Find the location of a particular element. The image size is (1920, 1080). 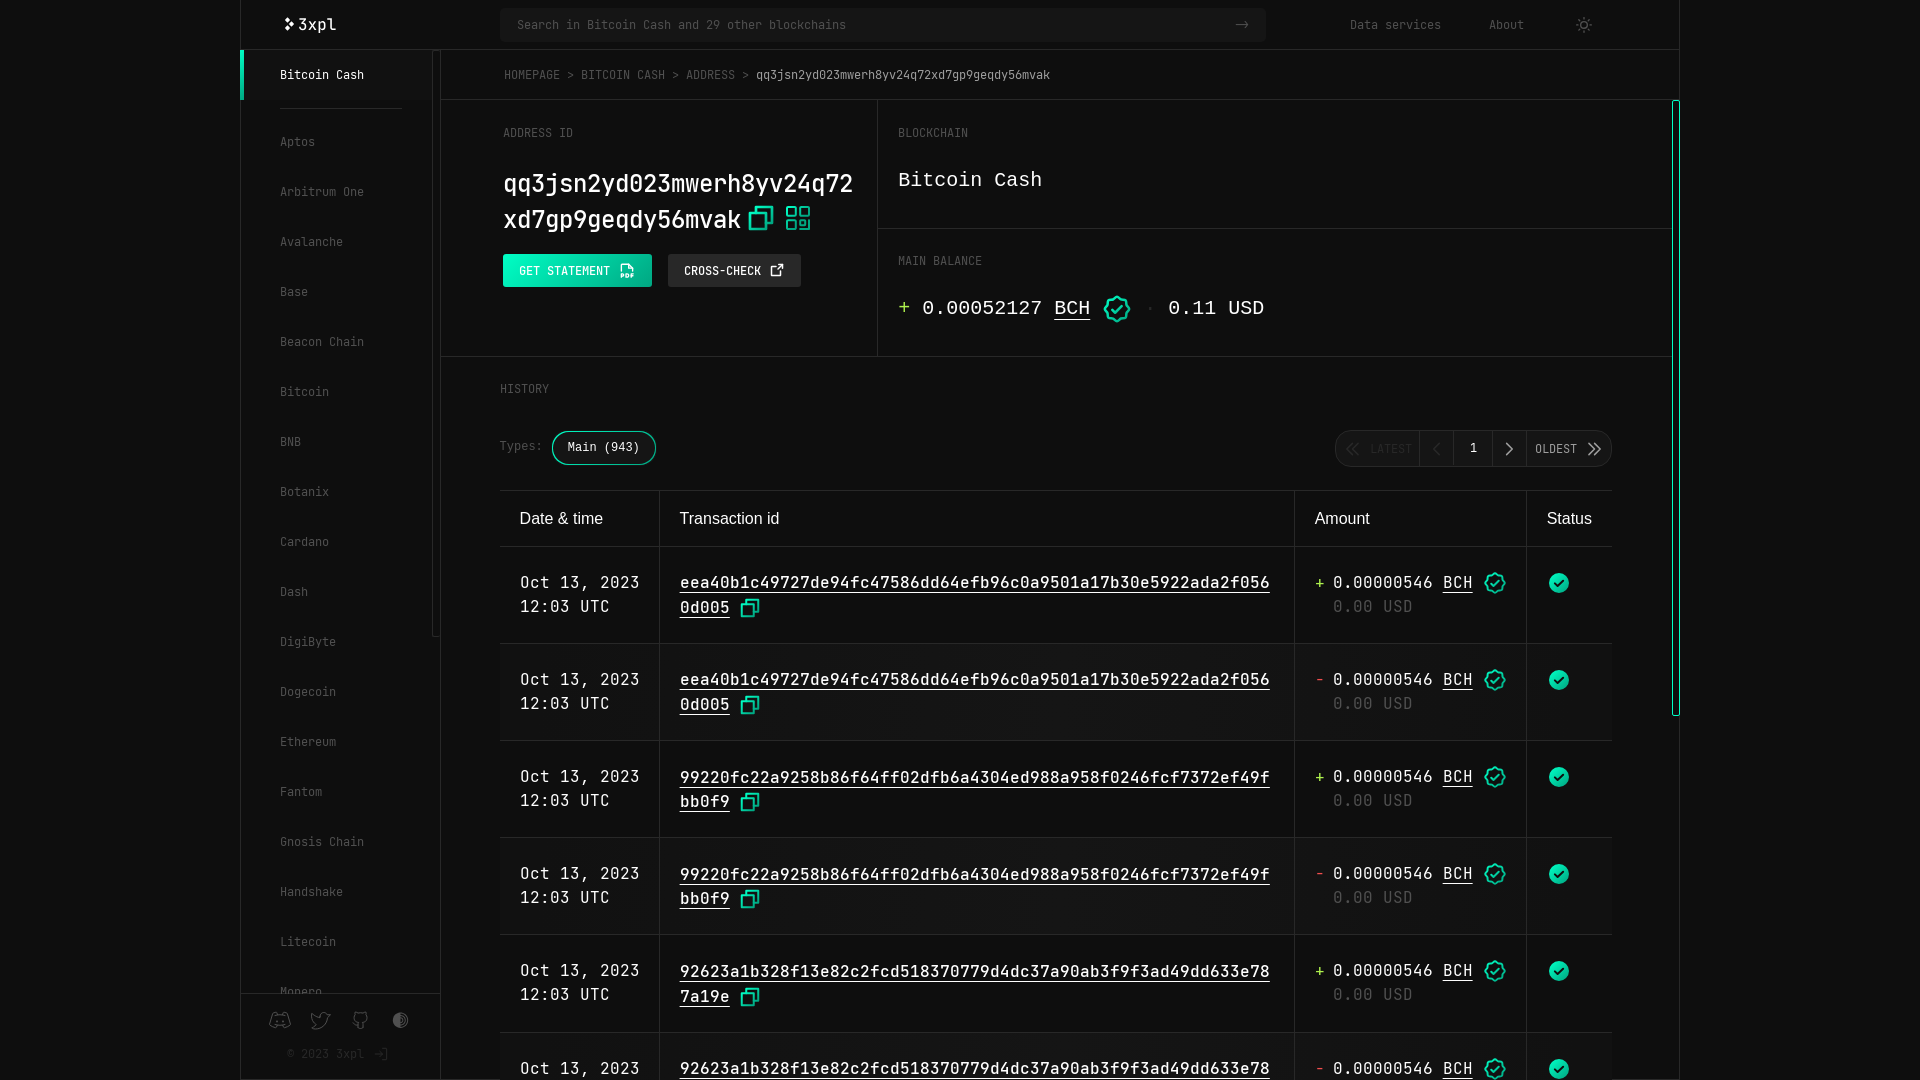

'Aptos' is located at coordinates (336, 141).